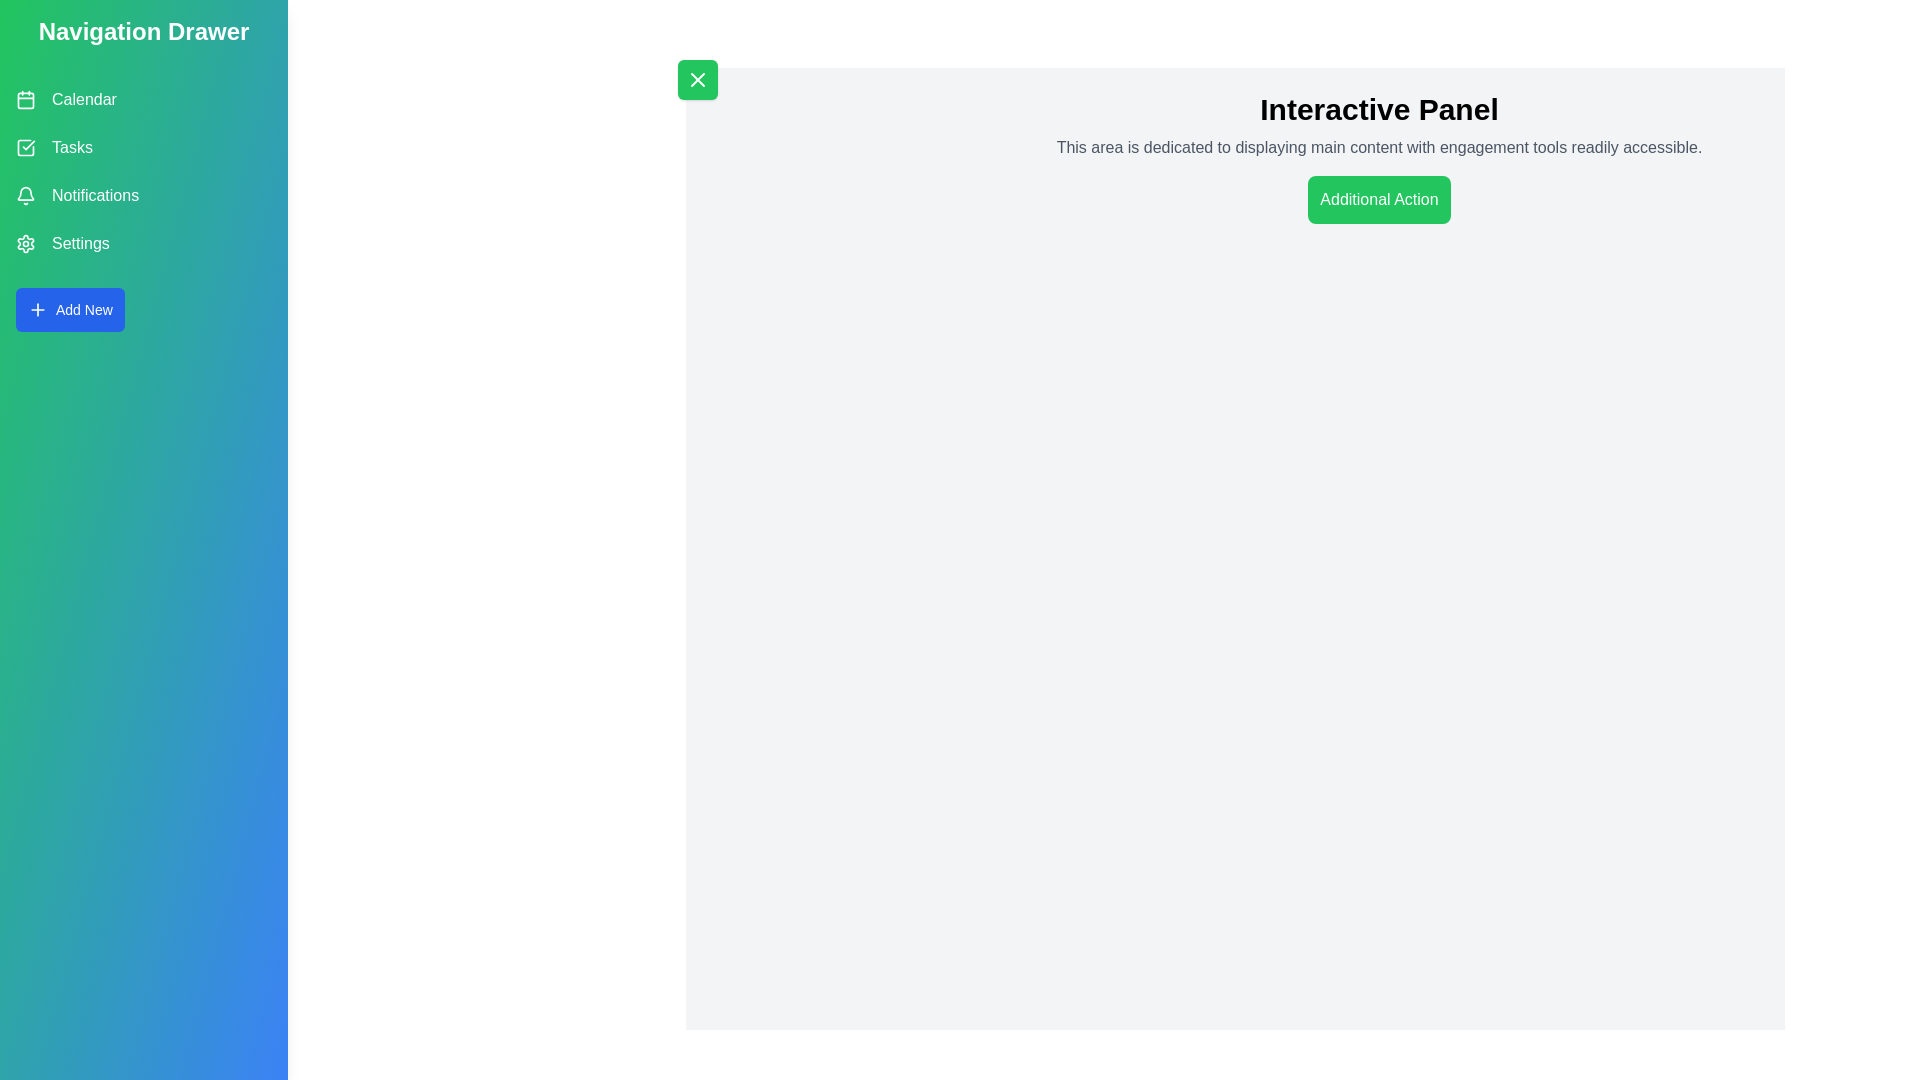 This screenshot has width=1920, height=1080. Describe the element at coordinates (38, 309) in the screenshot. I see `the 'Add New' icon located in the left navigation drawer` at that location.